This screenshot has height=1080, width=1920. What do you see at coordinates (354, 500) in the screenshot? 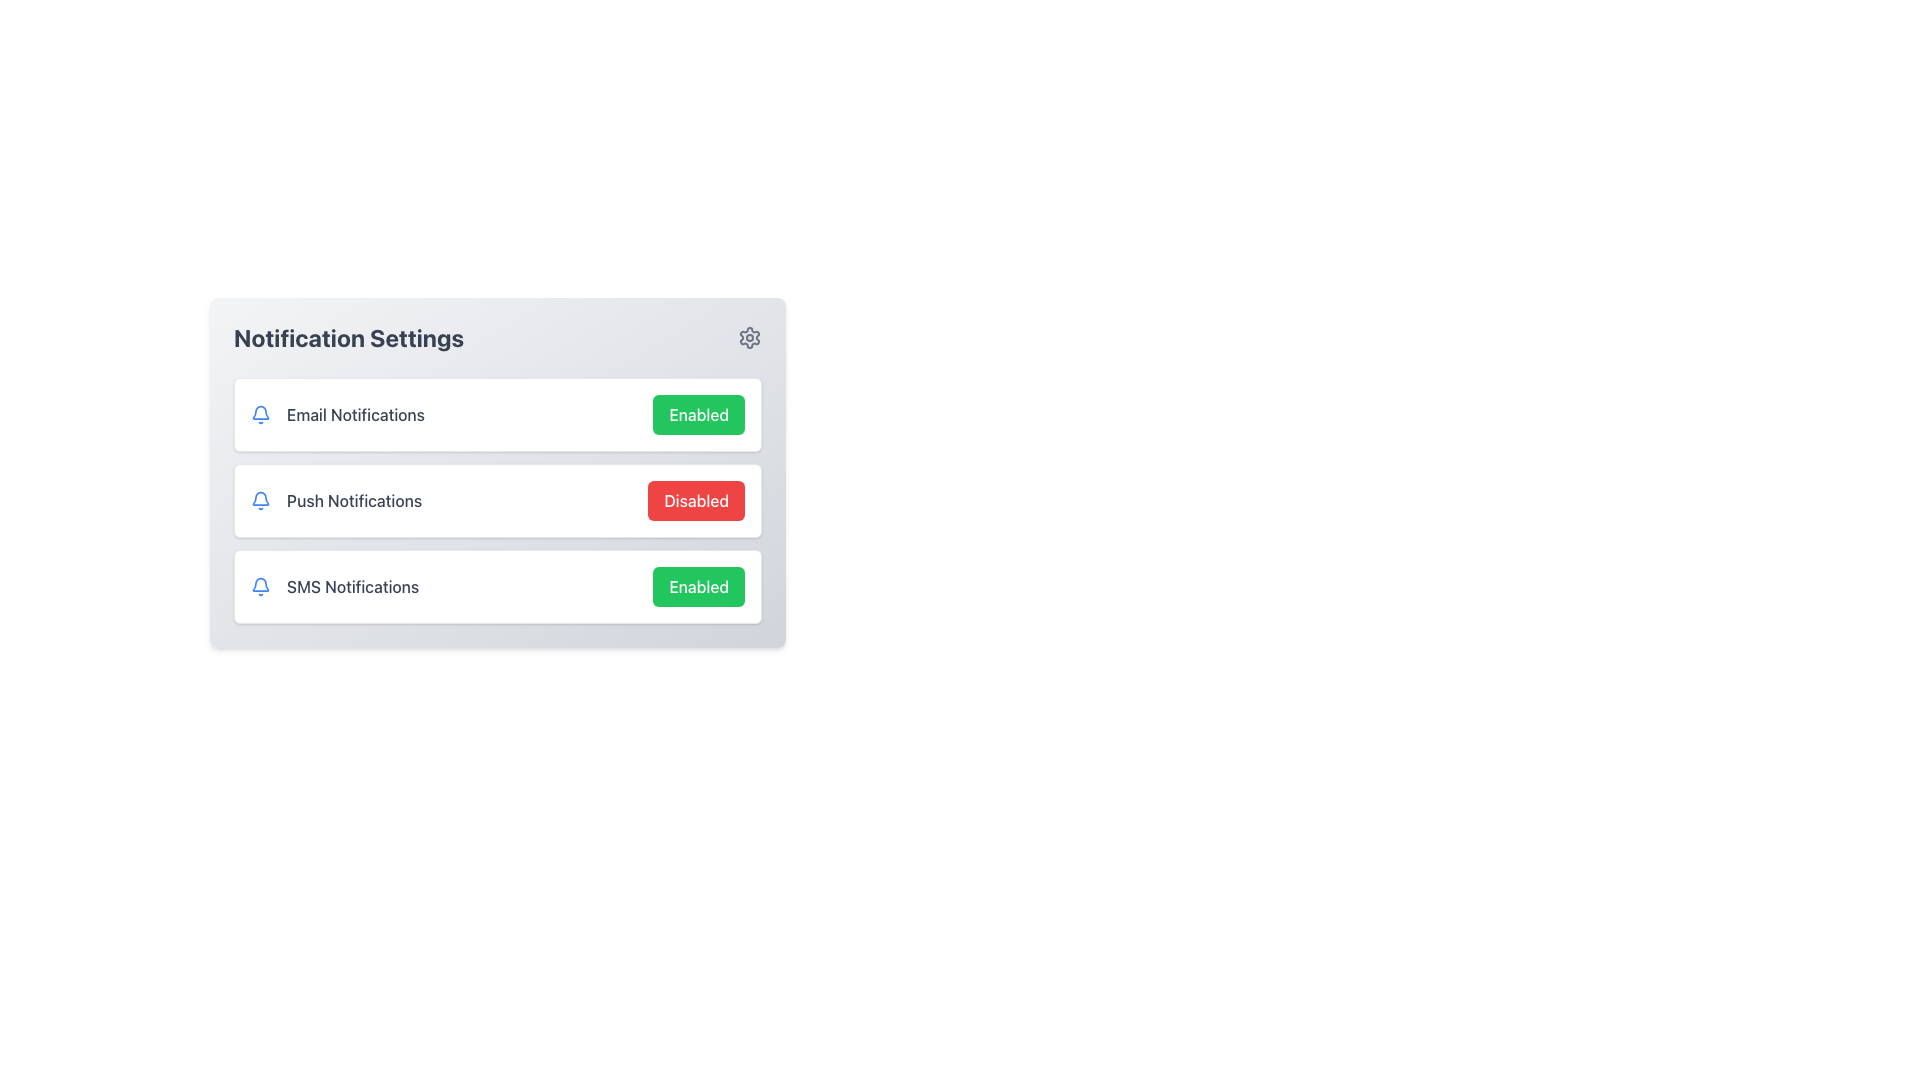
I see `the 'Push Notifications' label in the 'Notification Settings' section` at bounding box center [354, 500].